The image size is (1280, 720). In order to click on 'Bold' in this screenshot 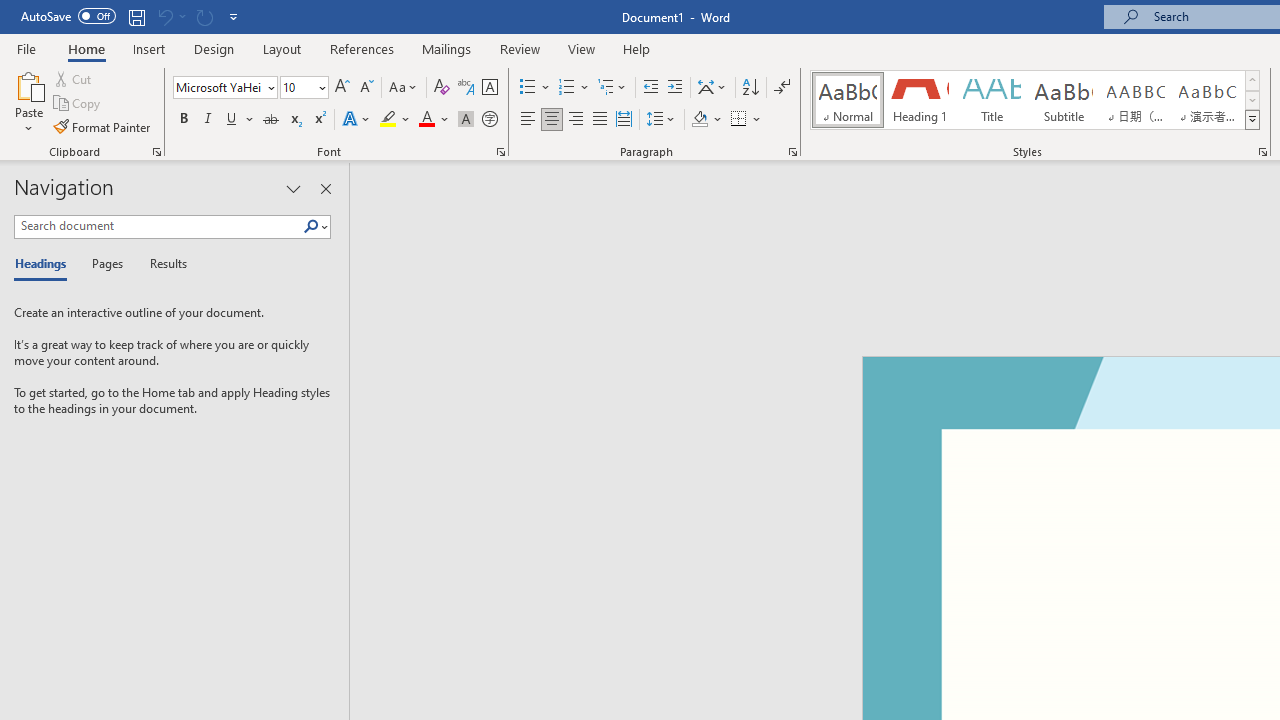, I will do `click(183, 119)`.